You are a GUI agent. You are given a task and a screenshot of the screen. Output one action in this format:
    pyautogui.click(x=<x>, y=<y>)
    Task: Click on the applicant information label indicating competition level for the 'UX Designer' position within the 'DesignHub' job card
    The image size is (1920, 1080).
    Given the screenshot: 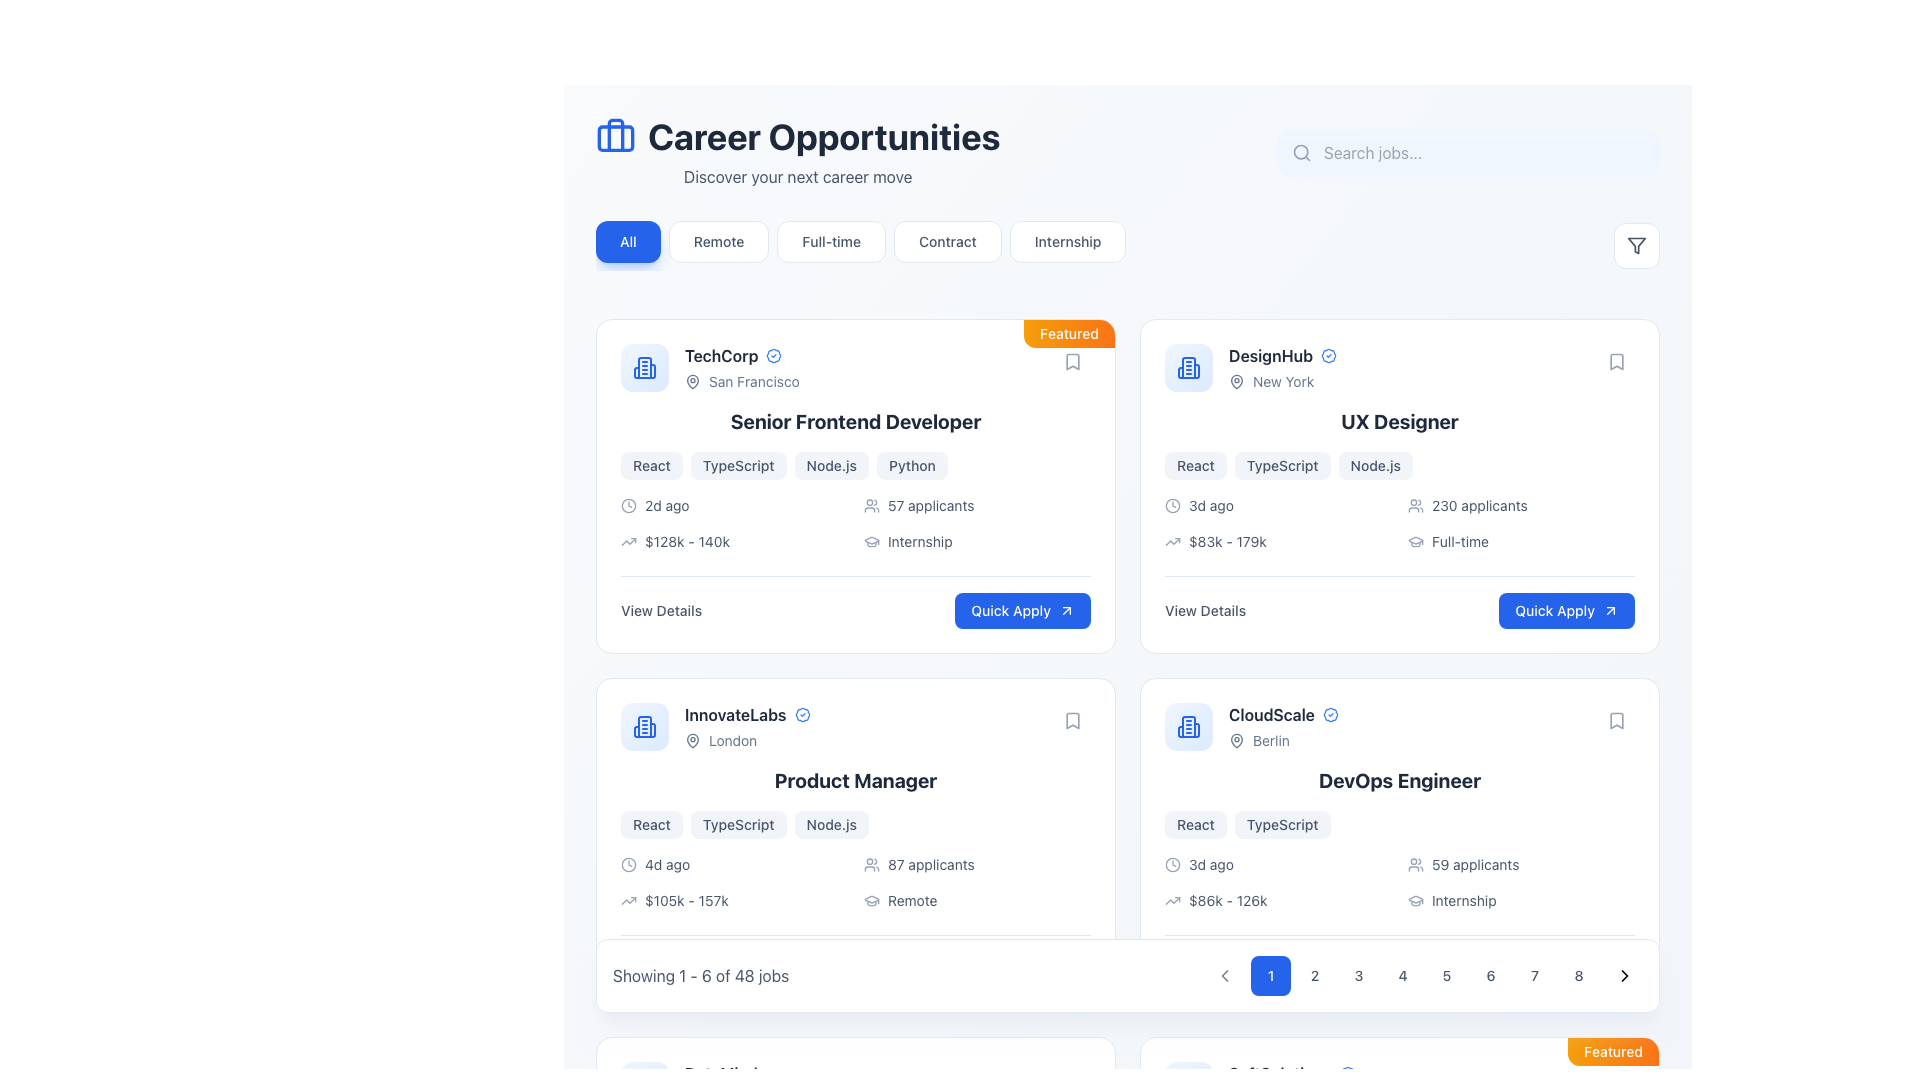 What is the action you would take?
    pyautogui.click(x=1520, y=504)
    